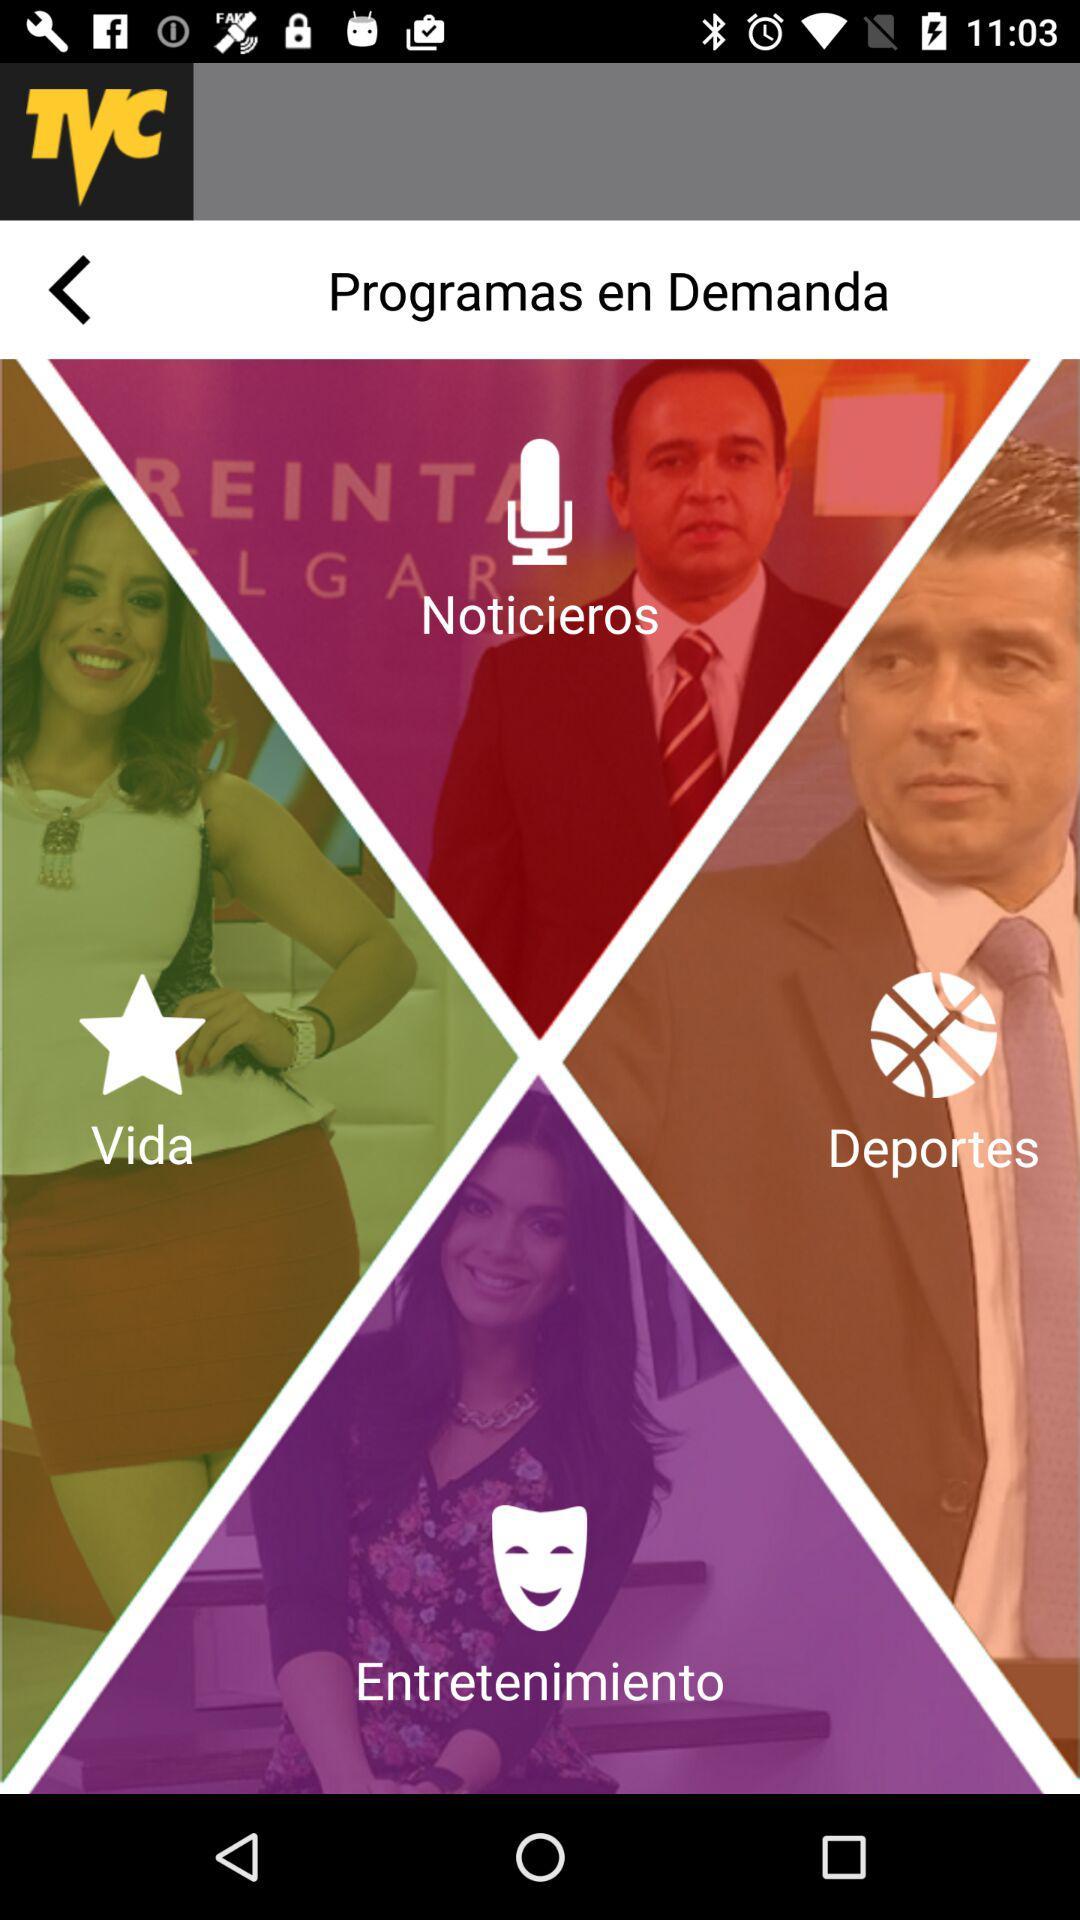 The image size is (1080, 1920). What do you see at coordinates (68, 288) in the screenshot?
I see `the item next to the programas en demanda item` at bounding box center [68, 288].